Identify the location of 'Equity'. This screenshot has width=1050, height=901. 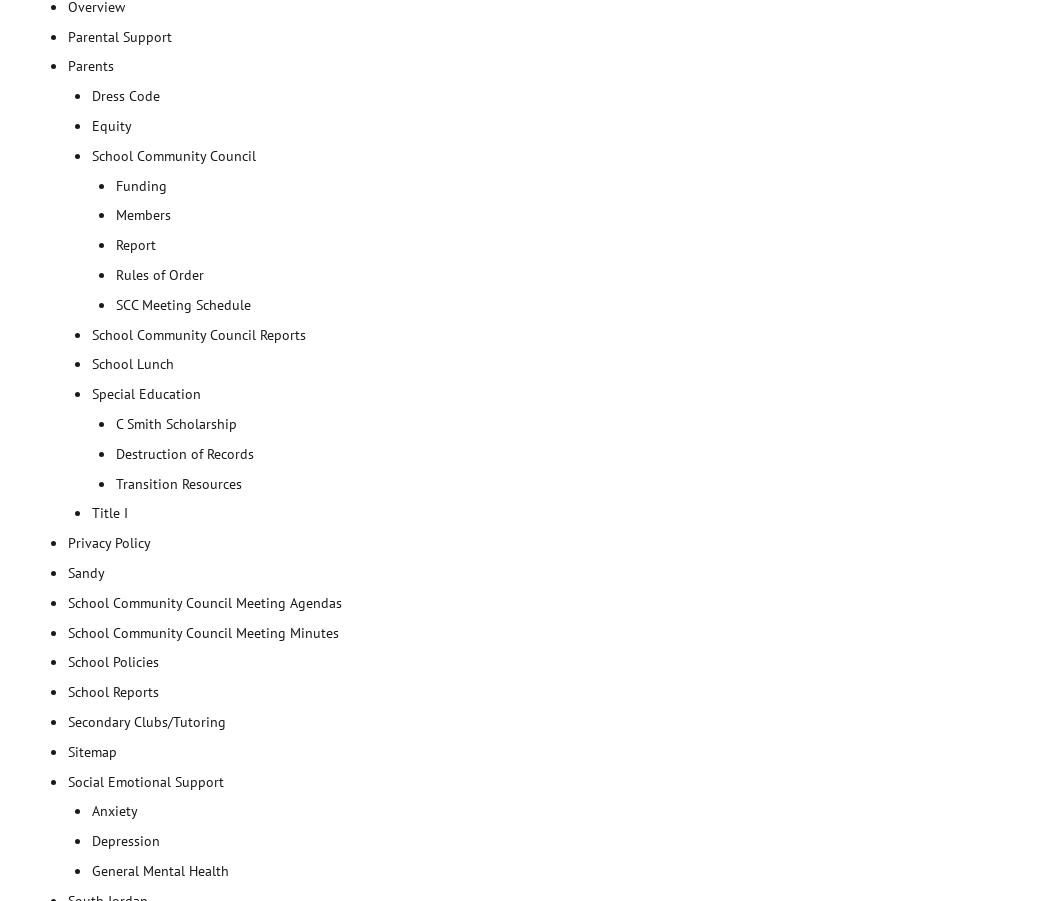
(112, 125).